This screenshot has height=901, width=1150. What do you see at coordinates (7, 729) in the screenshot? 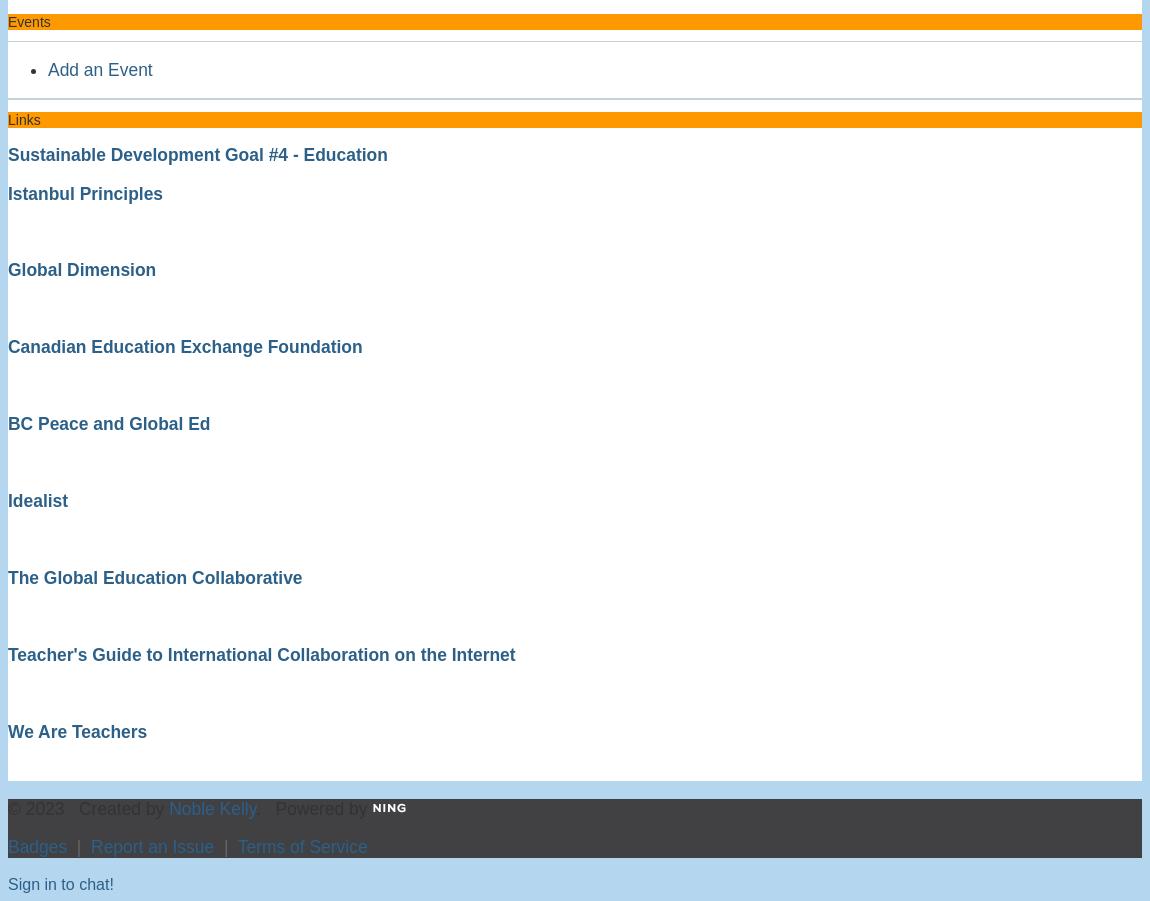
I see `'We Are Teachers'` at bounding box center [7, 729].